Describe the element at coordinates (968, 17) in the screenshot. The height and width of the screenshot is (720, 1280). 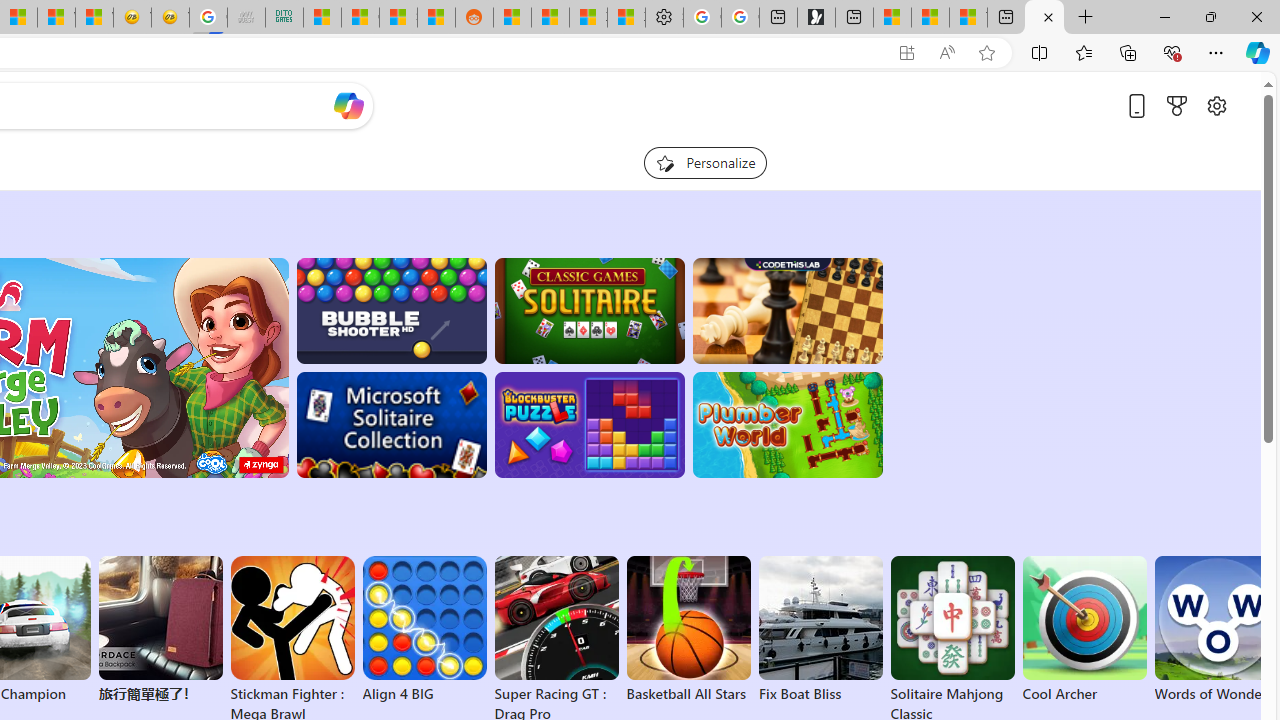
I see `'These 3 Stocks Pay You More Than 5% to Own Them'` at that location.